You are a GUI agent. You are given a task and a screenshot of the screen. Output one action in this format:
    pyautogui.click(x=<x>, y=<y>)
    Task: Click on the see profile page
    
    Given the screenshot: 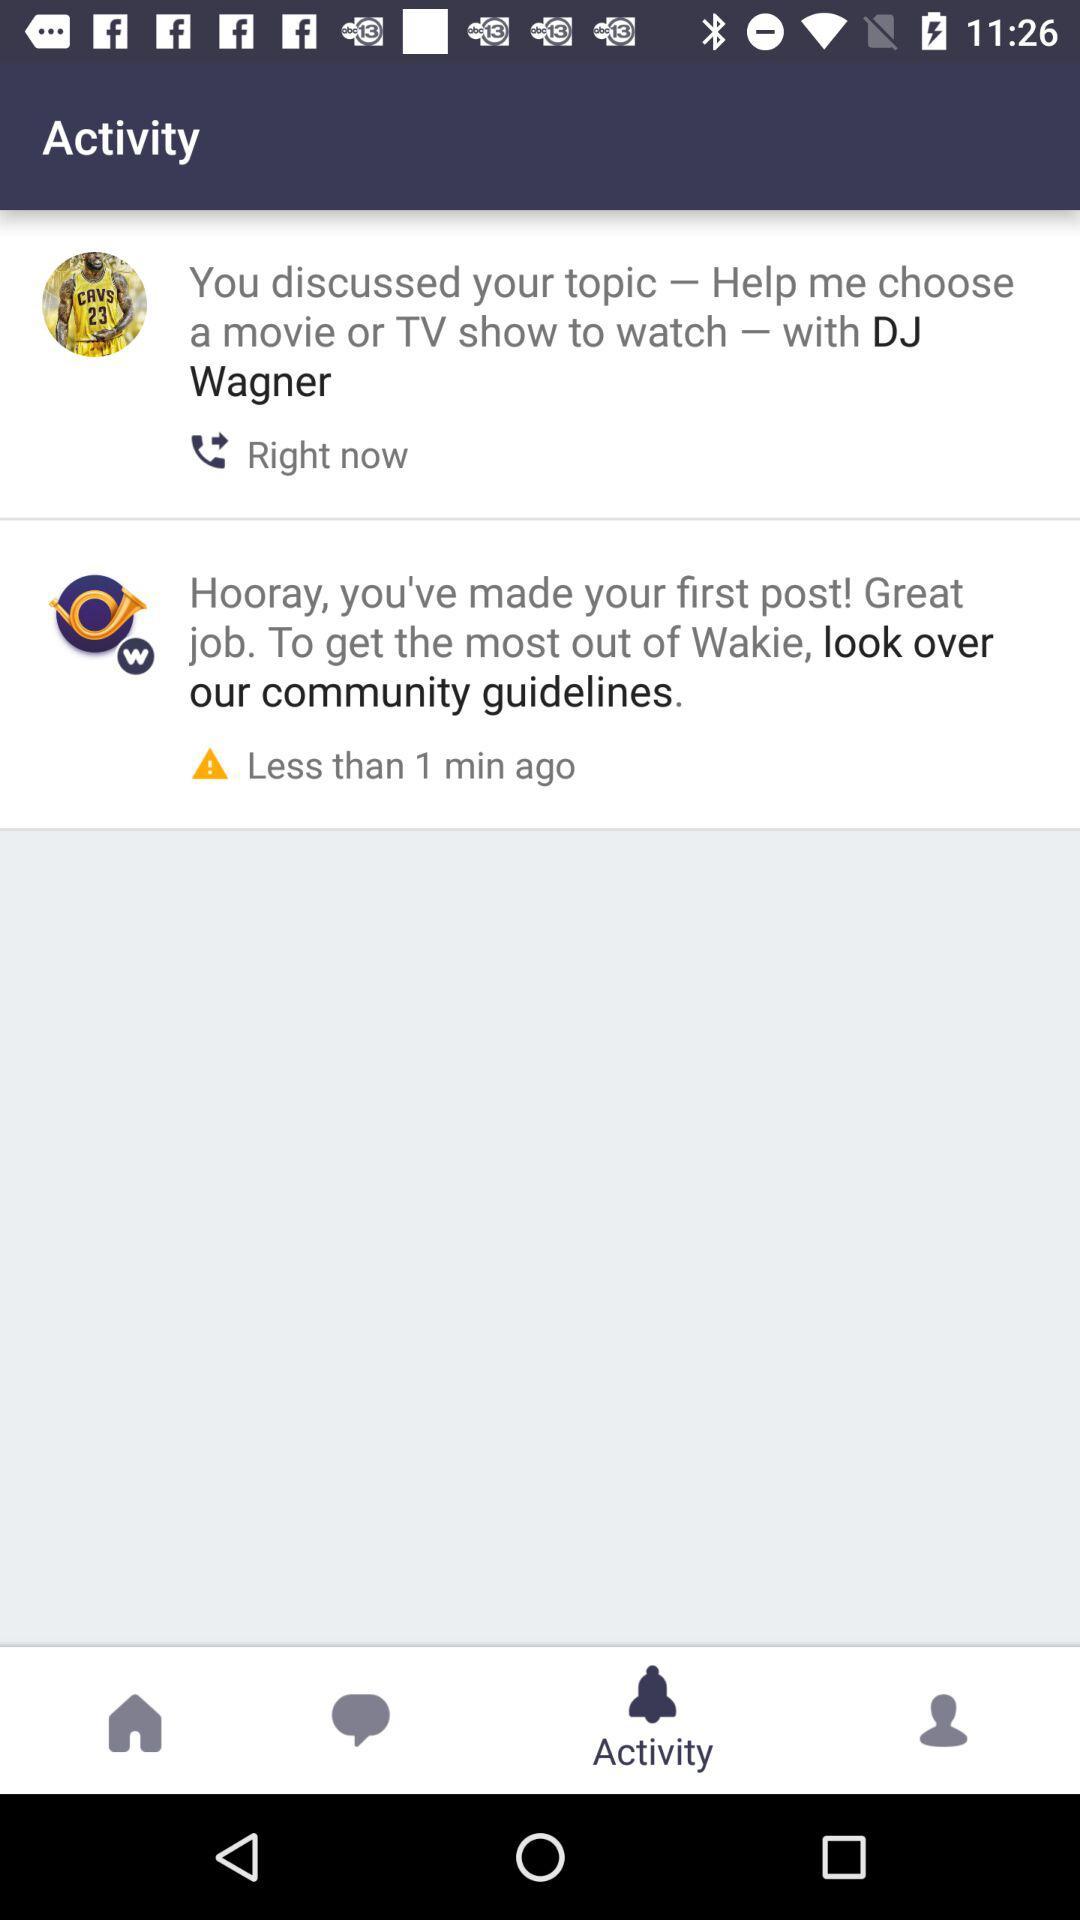 What is the action you would take?
    pyautogui.click(x=94, y=613)
    